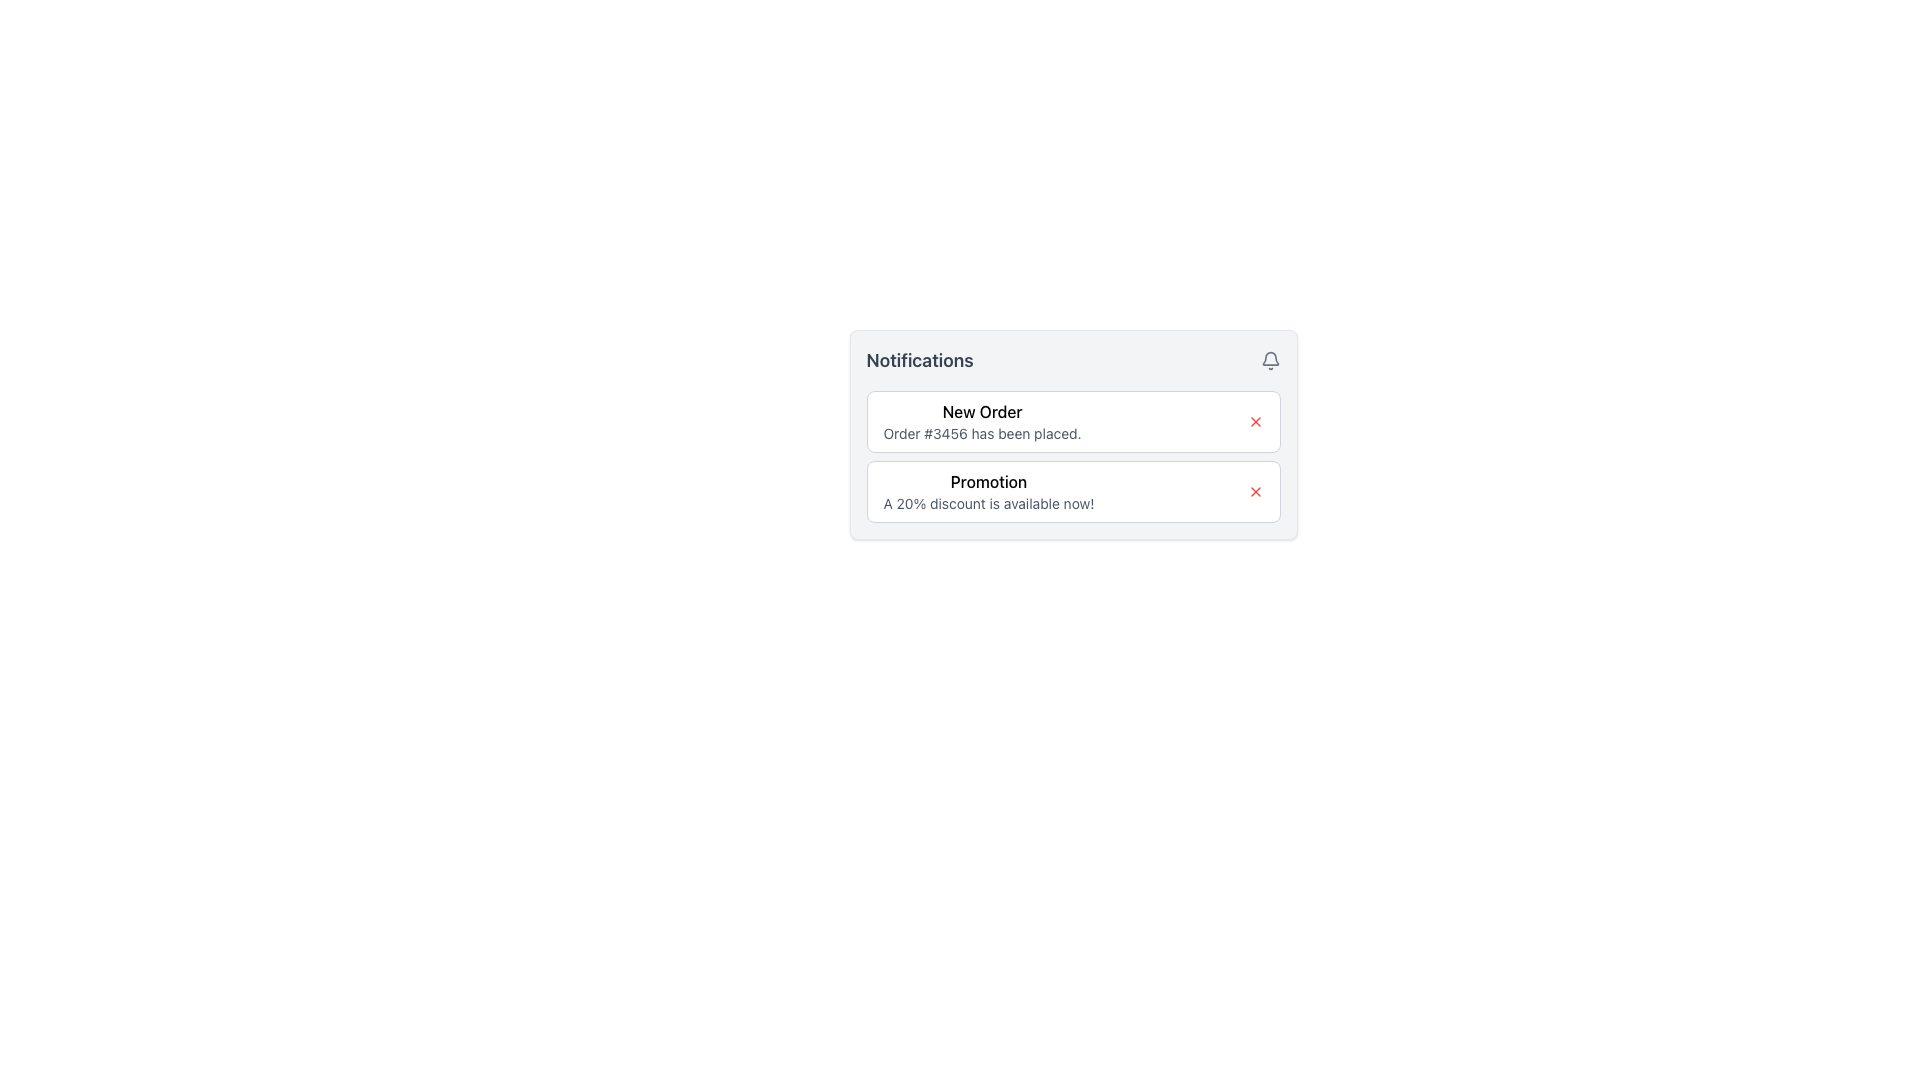 The height and width of the screenshot is (1080, 1920). I want to click on text content of the 'New Order' text label, which is displayed in bold at the top of the notification card titled 'Notifications', so click(982, 411).